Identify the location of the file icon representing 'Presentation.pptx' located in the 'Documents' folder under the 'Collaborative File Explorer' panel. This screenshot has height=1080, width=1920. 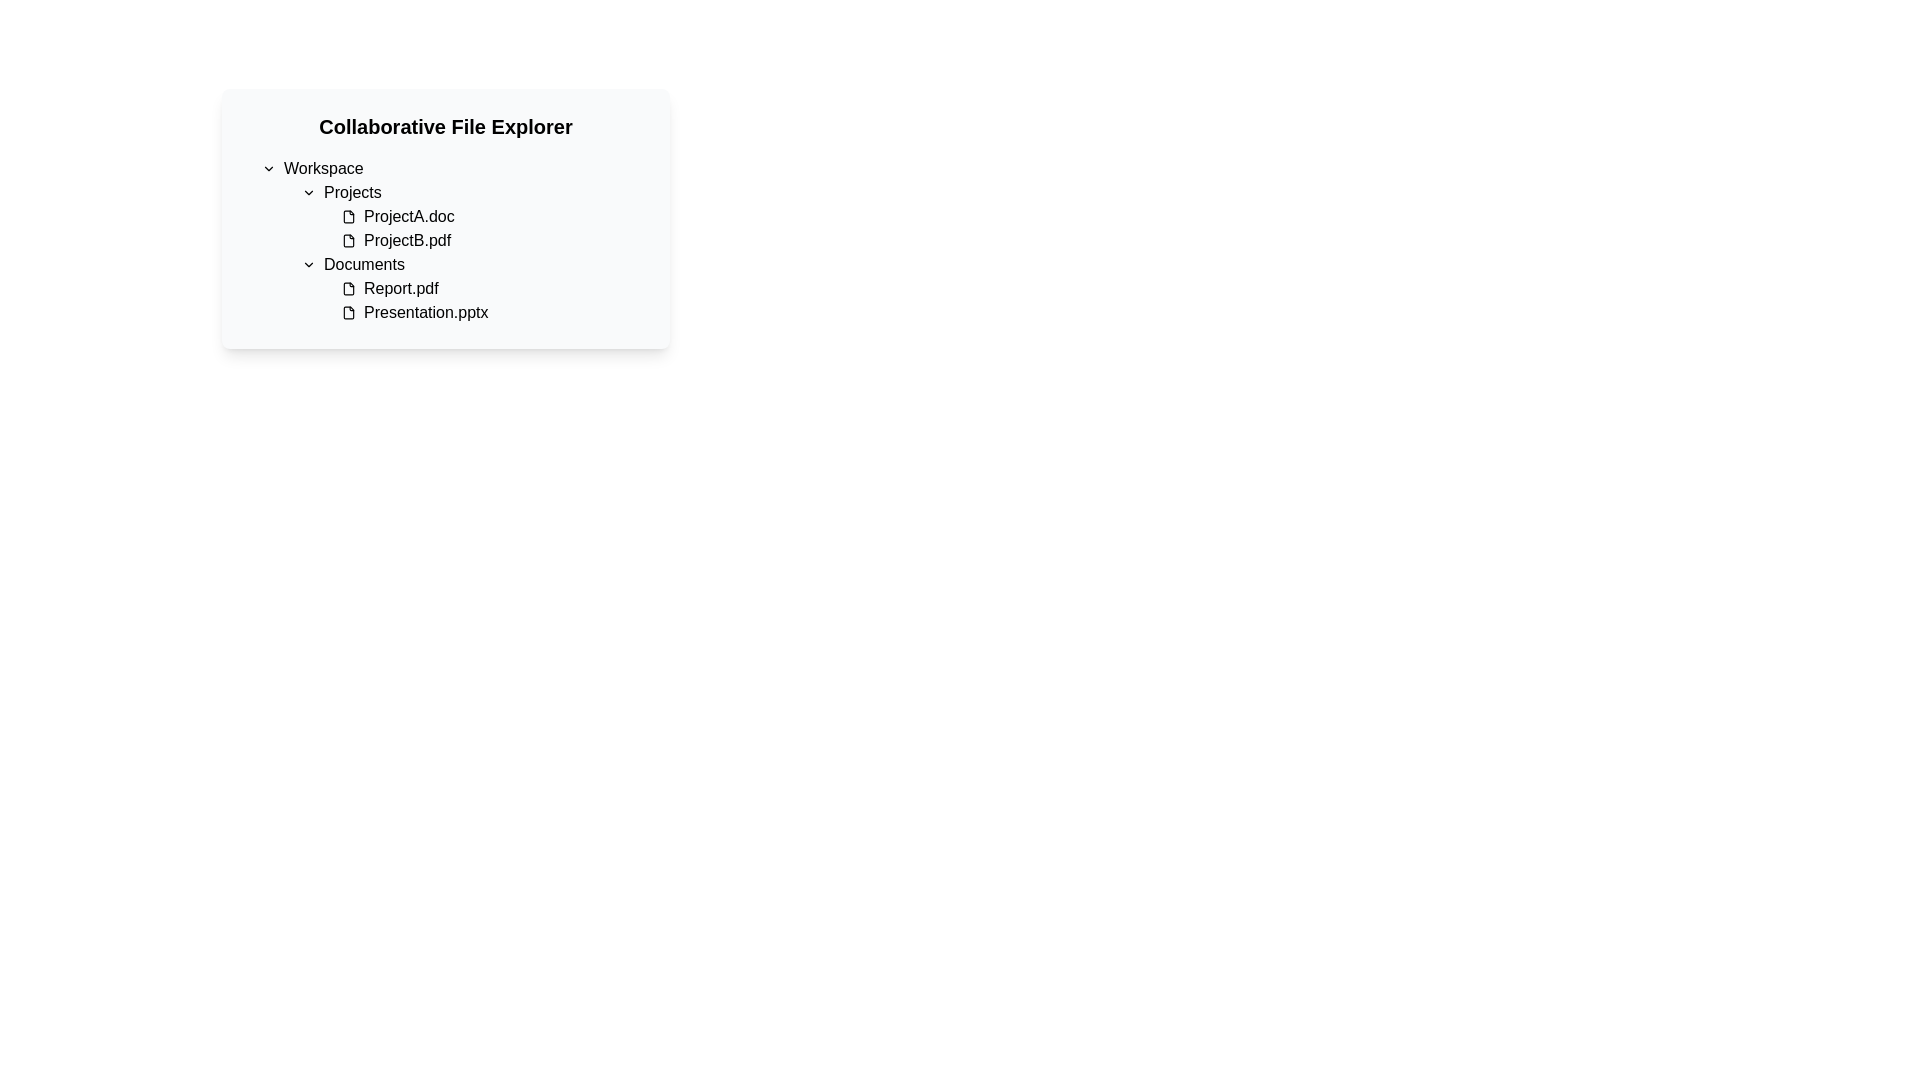
(349, 312).